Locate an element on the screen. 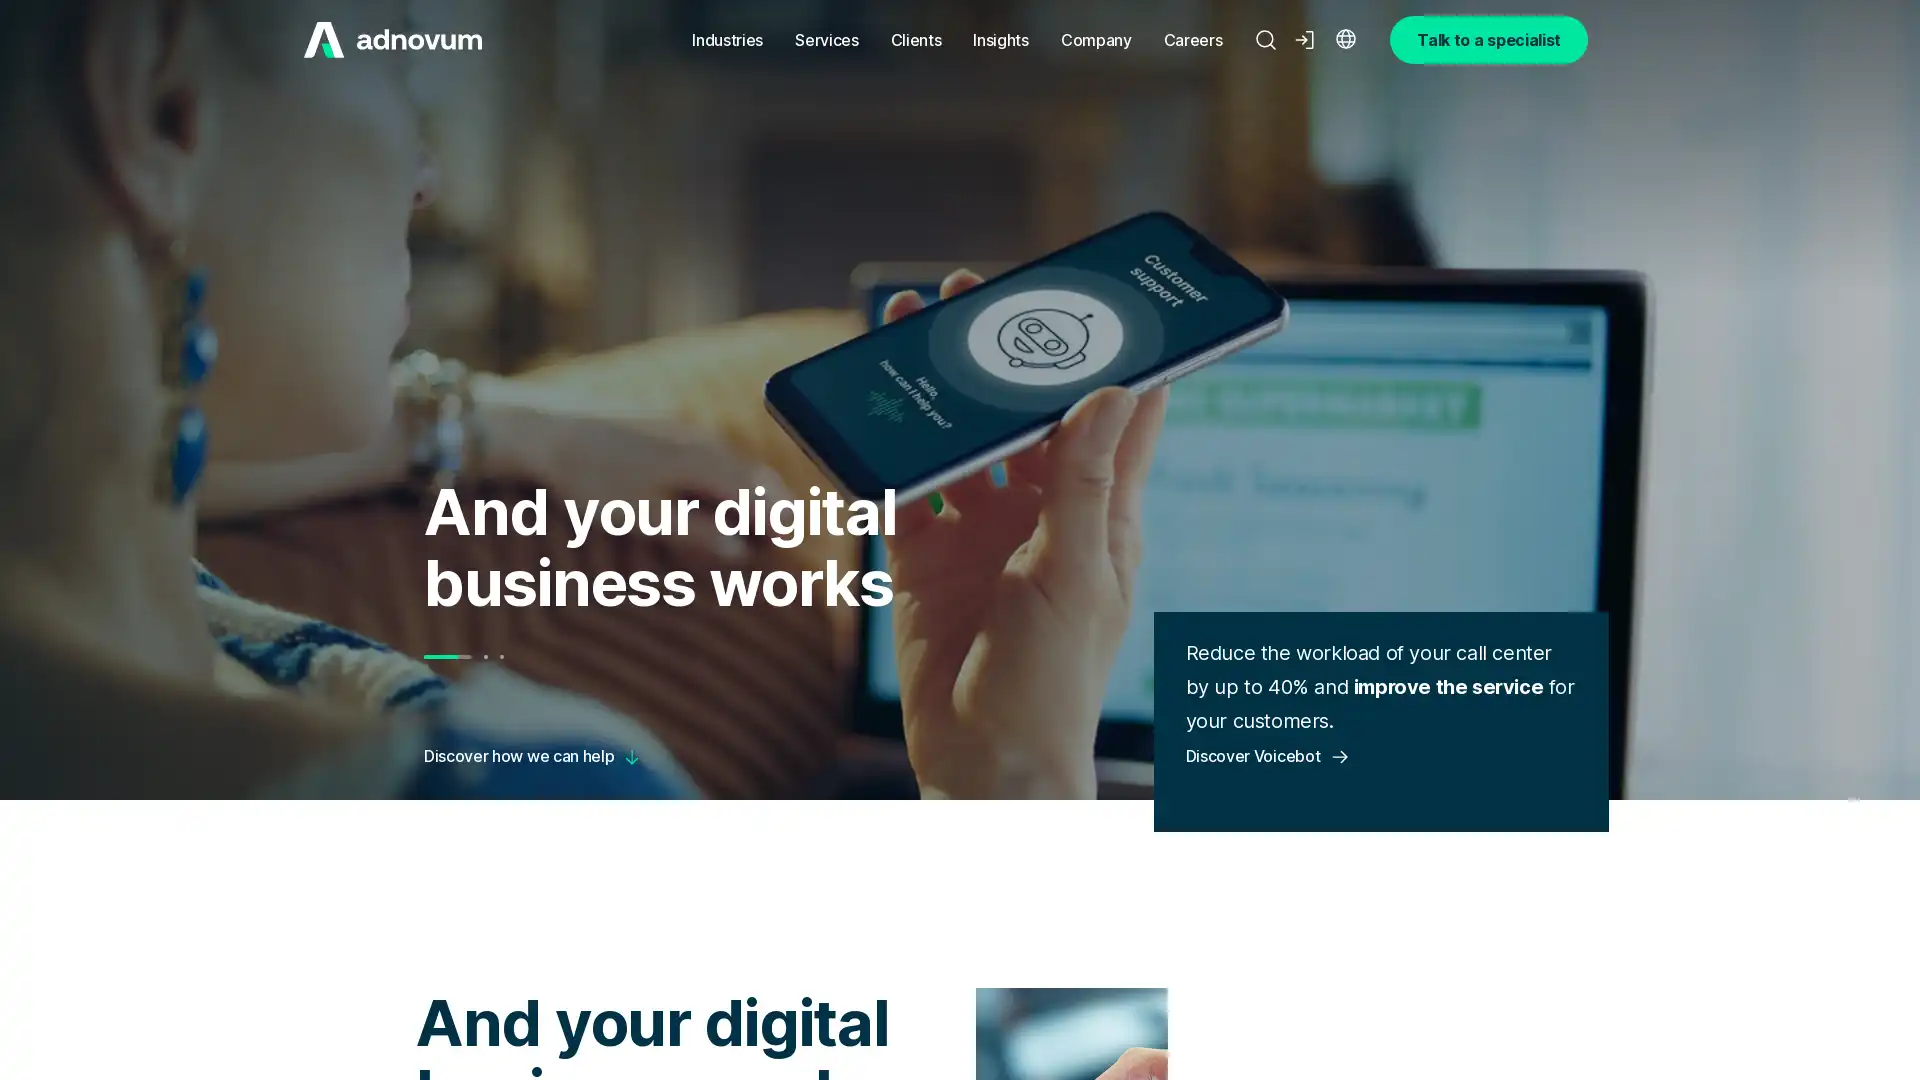 The height and width of the screenshot is (1080, 1920). Go to slide 3 is located at coordinates (500, 656).